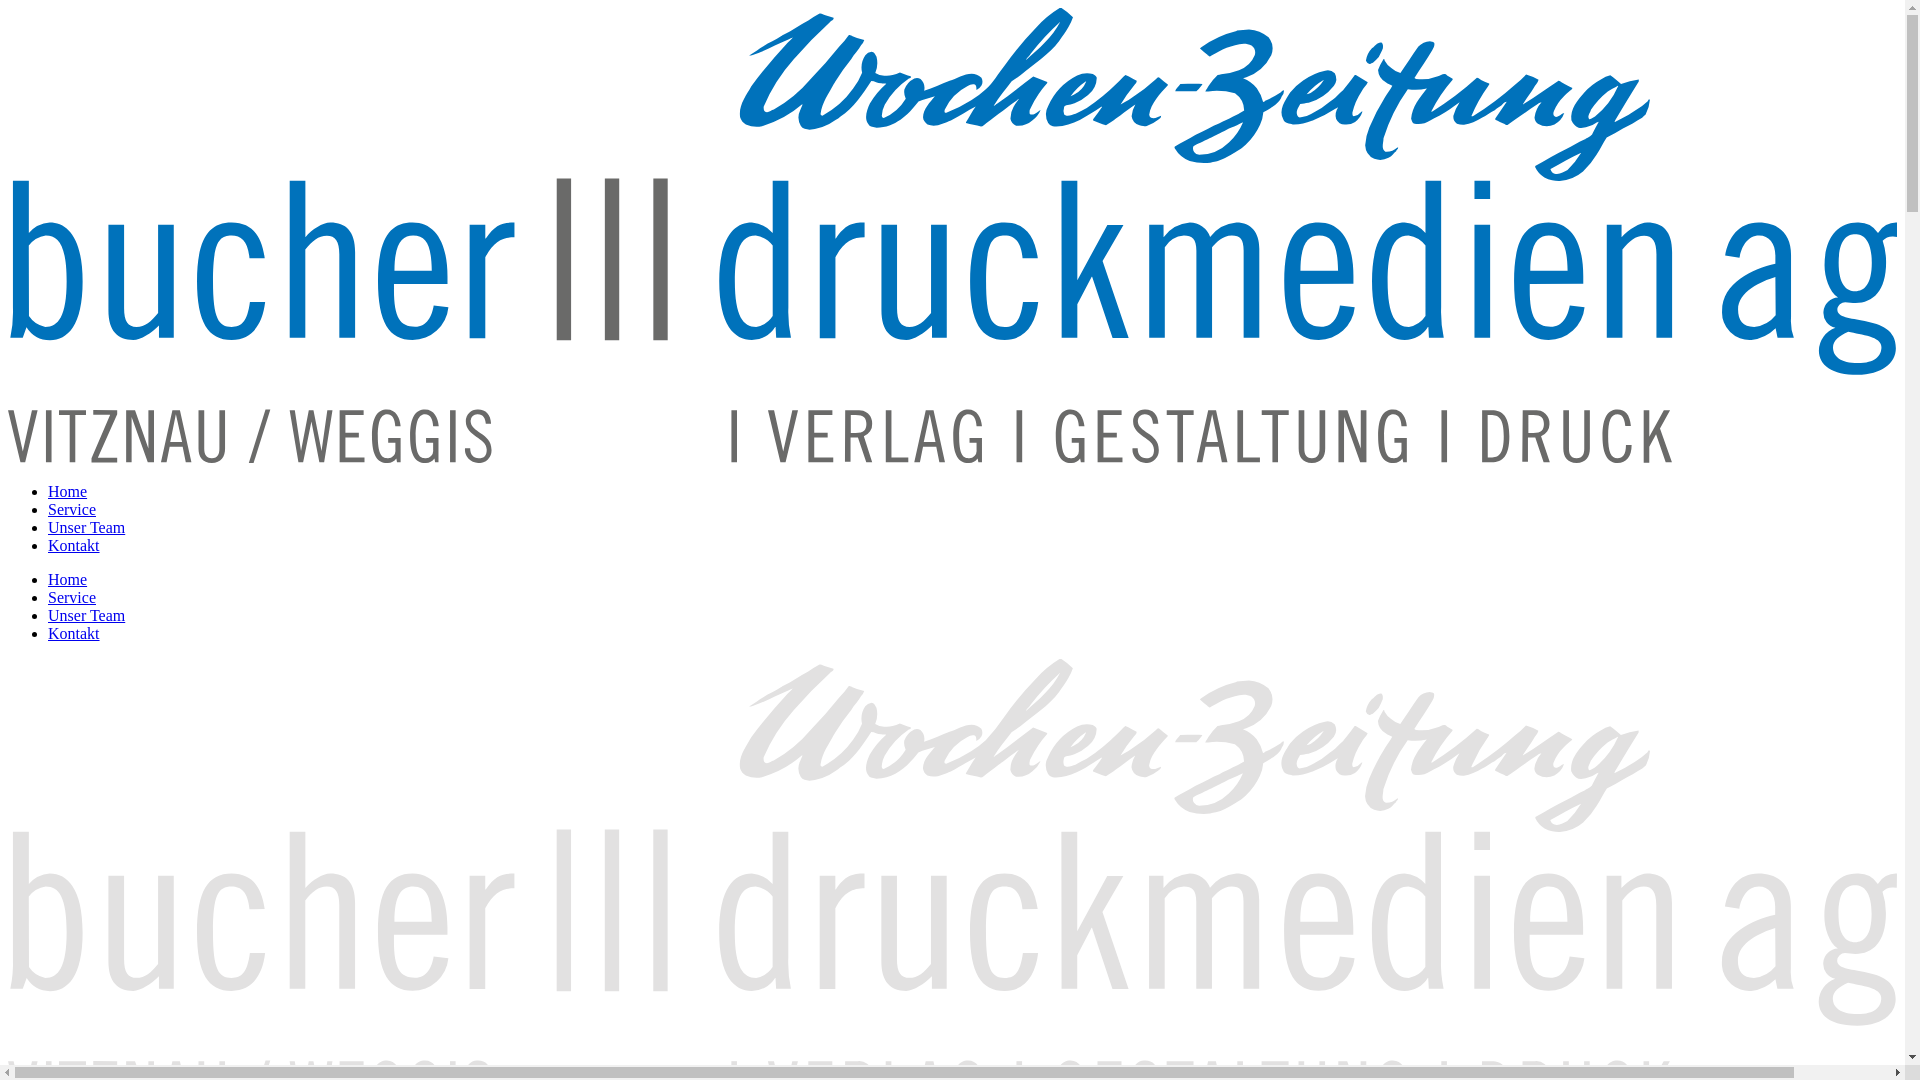 This screenshot has height=1080, width=1920. What do you see at coordinates (67, 579) in the screenshot?
I see `'Home'` at bounding box center [67, 579].